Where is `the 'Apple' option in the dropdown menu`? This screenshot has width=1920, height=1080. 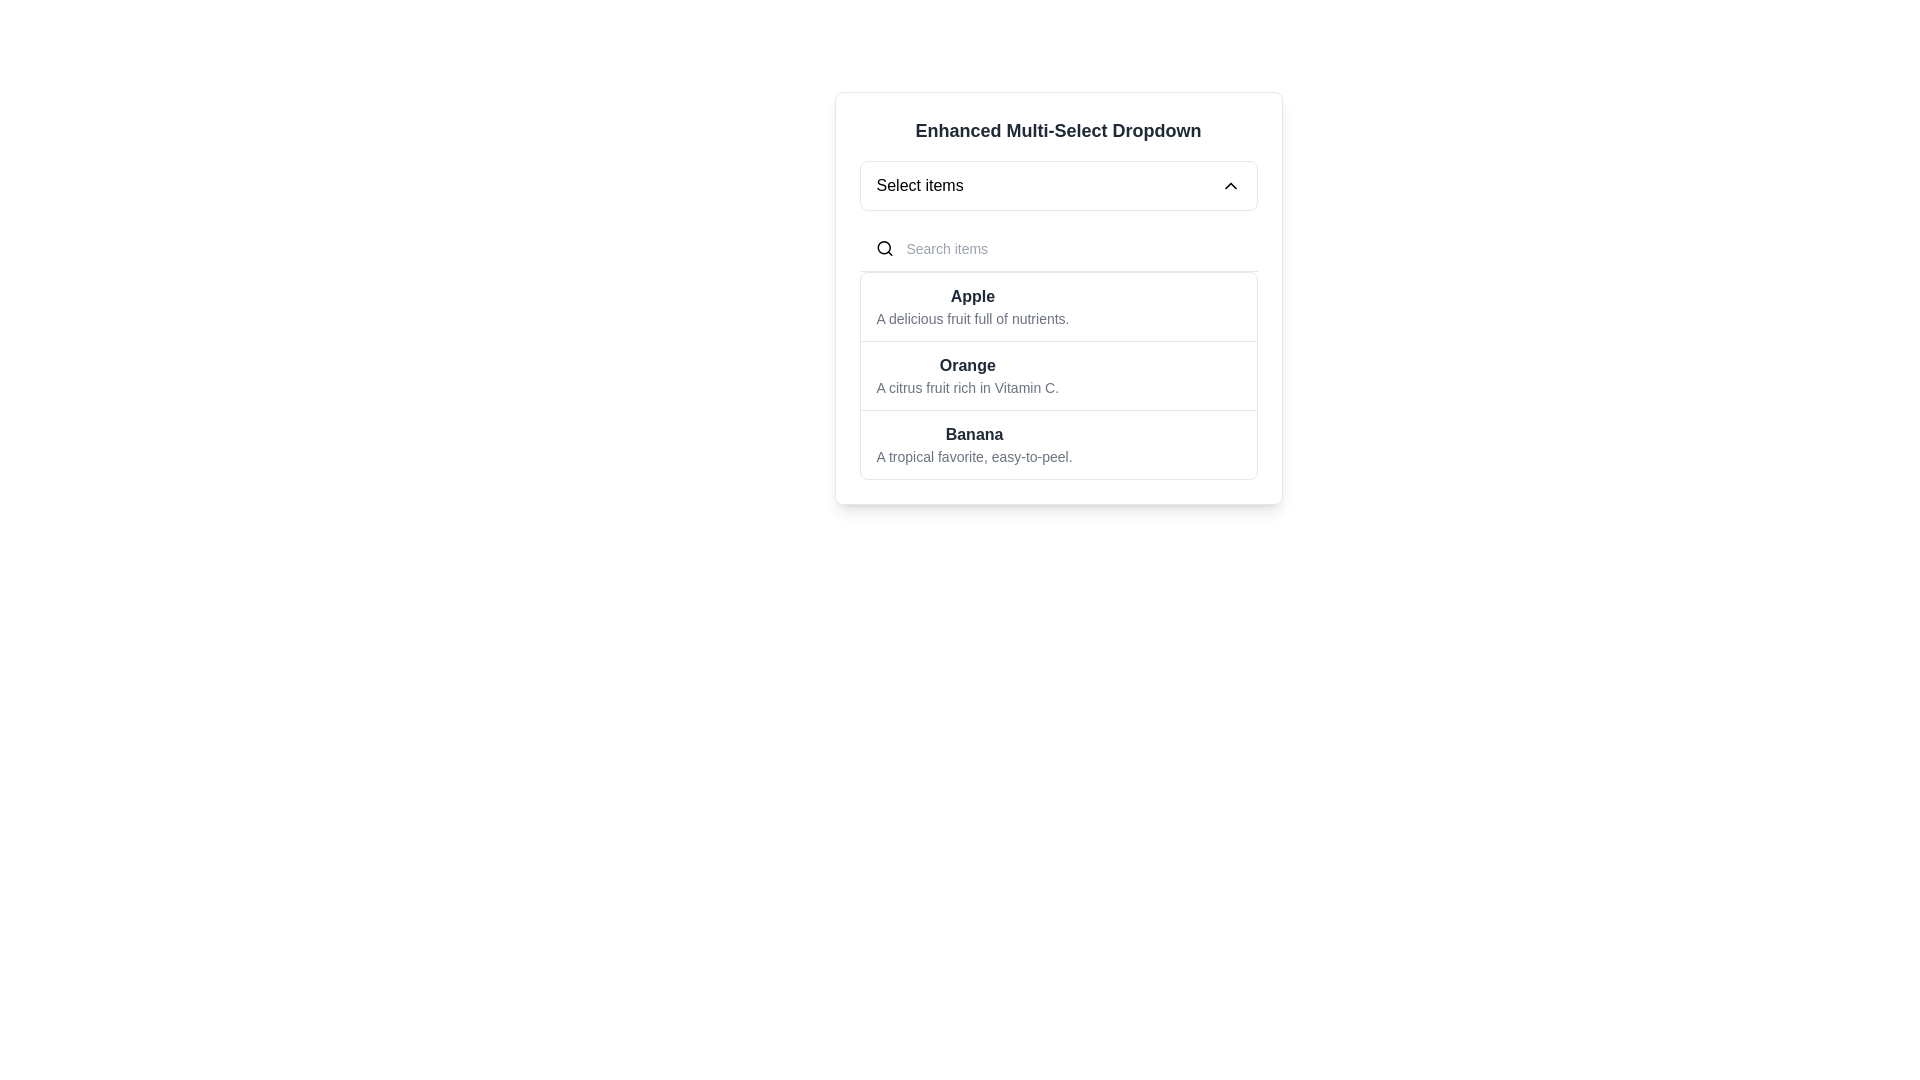 the 'Apple' option in the dropdown menu is located at coordinates (1057, 307).